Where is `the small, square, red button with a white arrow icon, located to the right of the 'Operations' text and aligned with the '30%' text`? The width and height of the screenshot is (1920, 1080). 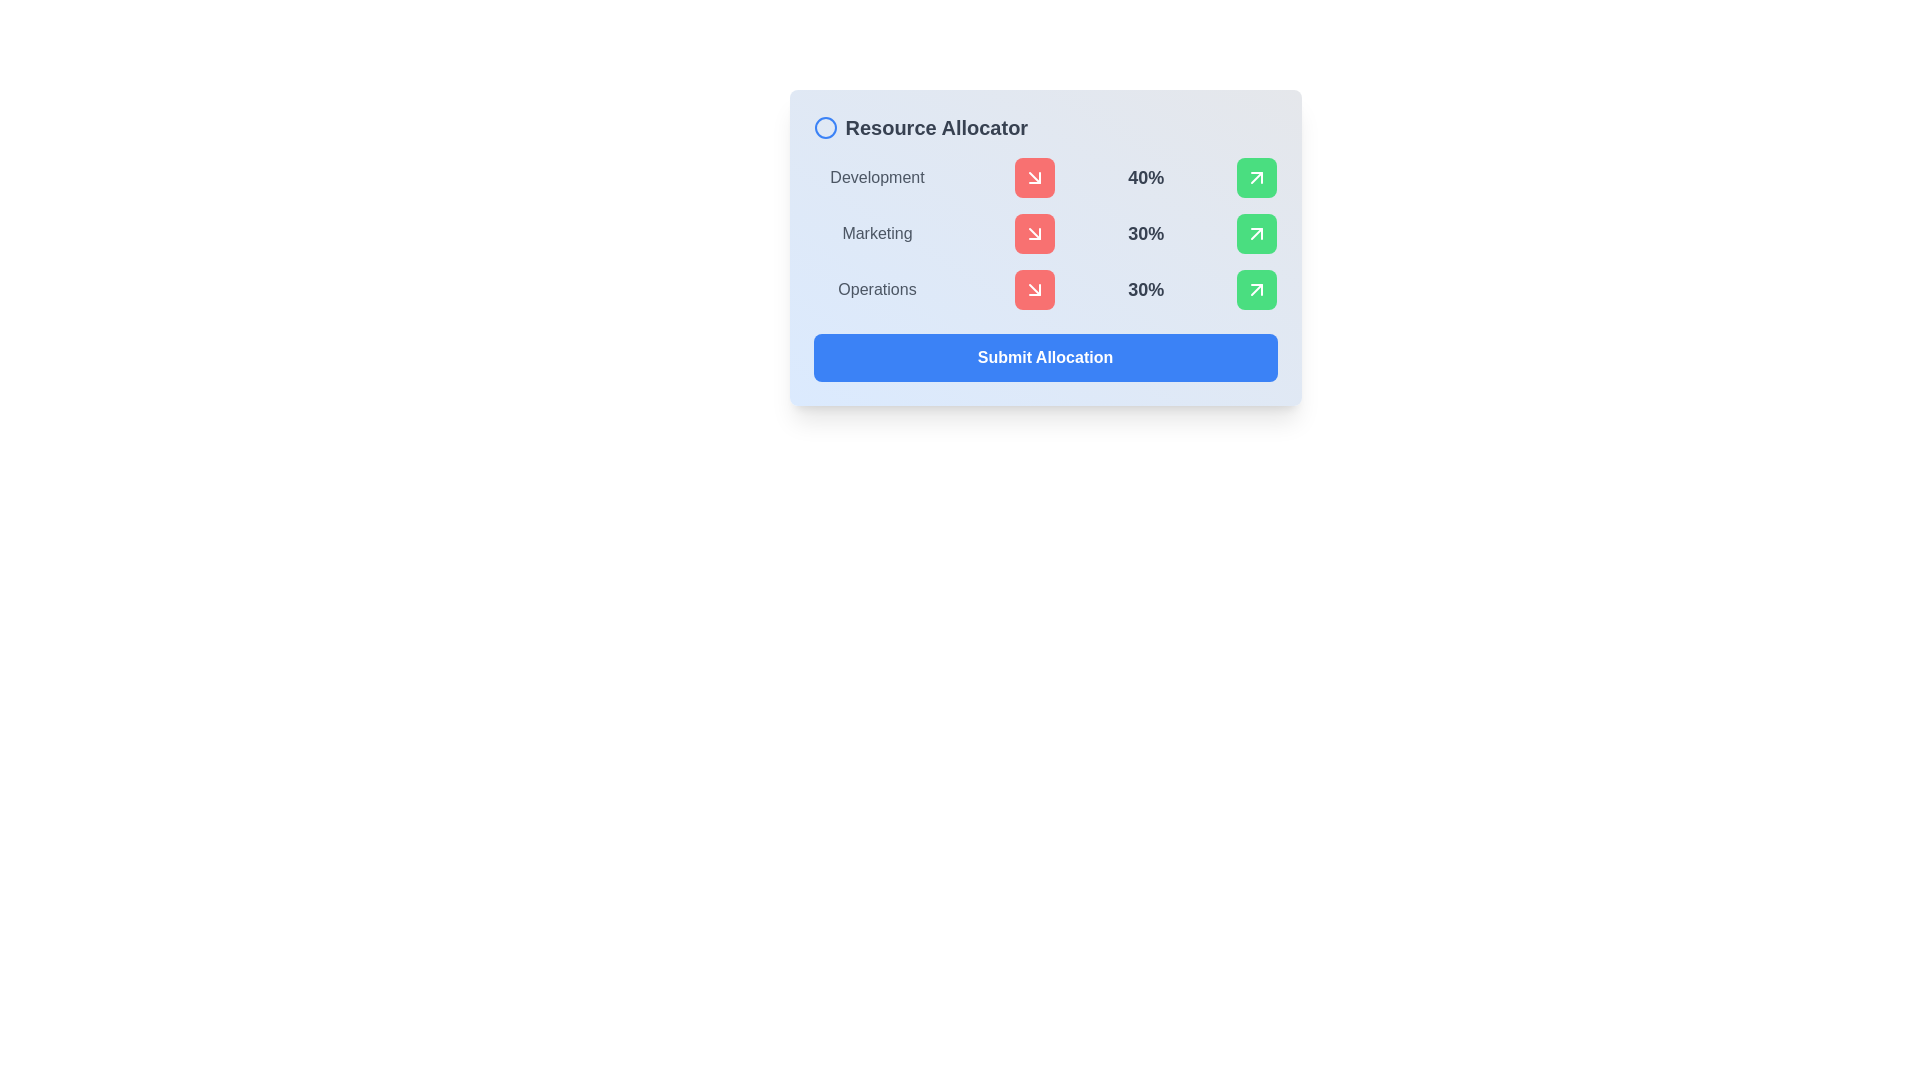
the small, square, red button with a white arrow icon, located to the right of the 'Operations' text and aligned with the '30%' text is located at coordinates (1034, 289).